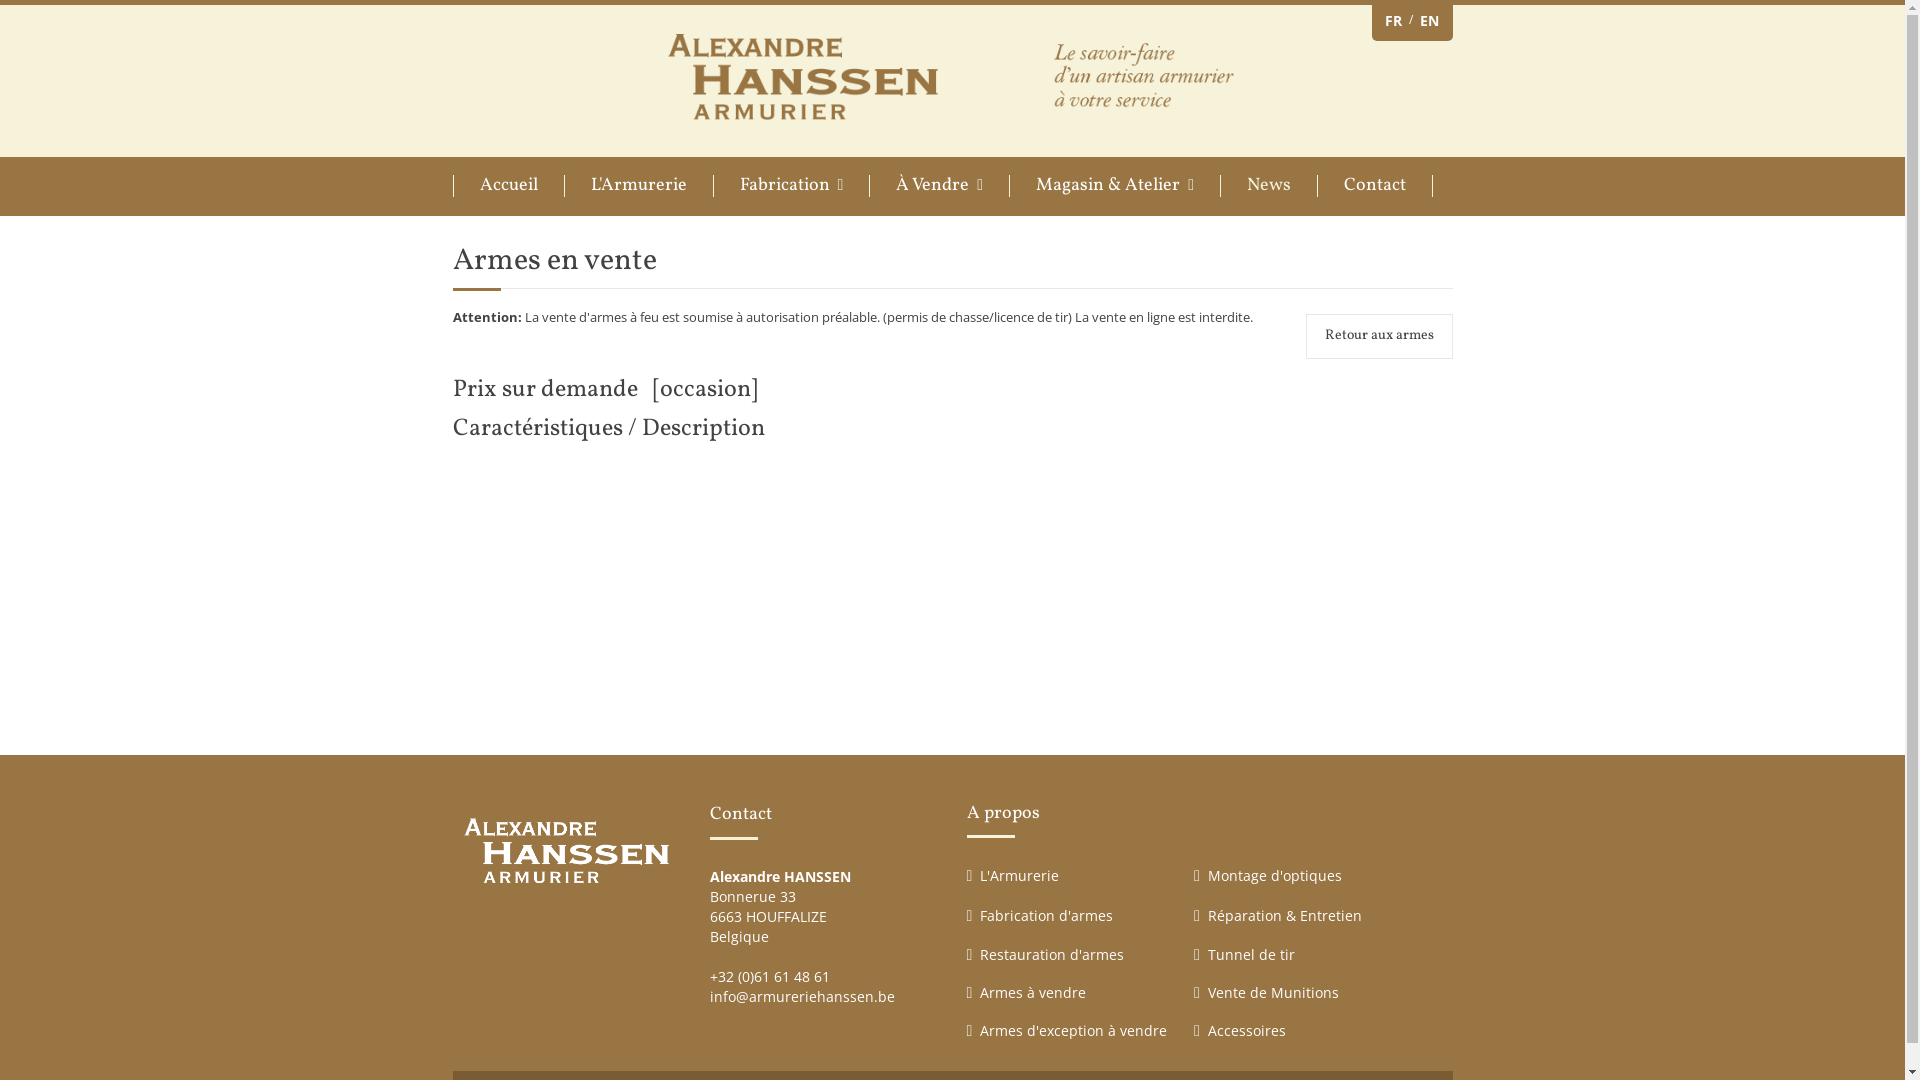  What do you see at coordinates (802, 996) in the screenshot?
I see `'info@armureriehanssen.be'` at bounding box center [802, 996].